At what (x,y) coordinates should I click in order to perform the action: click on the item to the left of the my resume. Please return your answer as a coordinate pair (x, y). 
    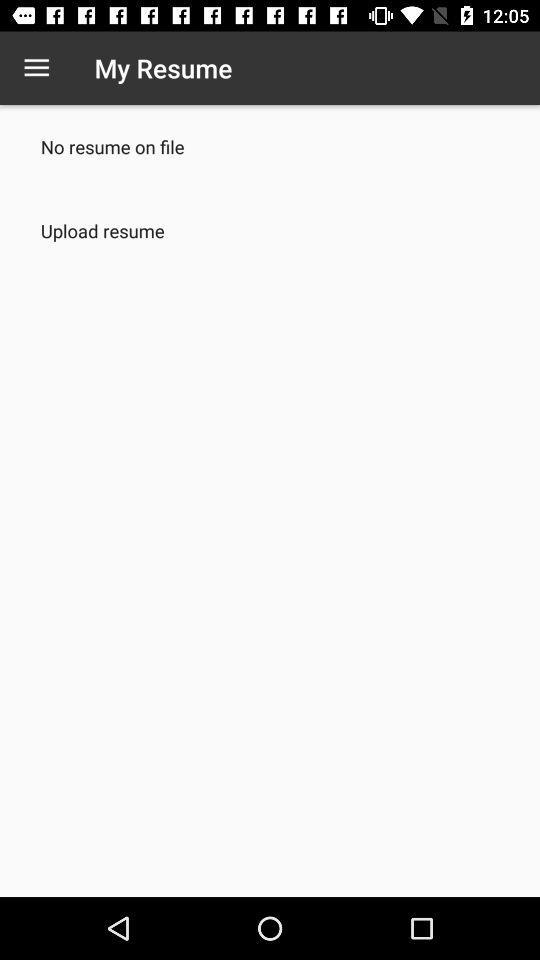
    Looking at the image, I should click on (36, 68).